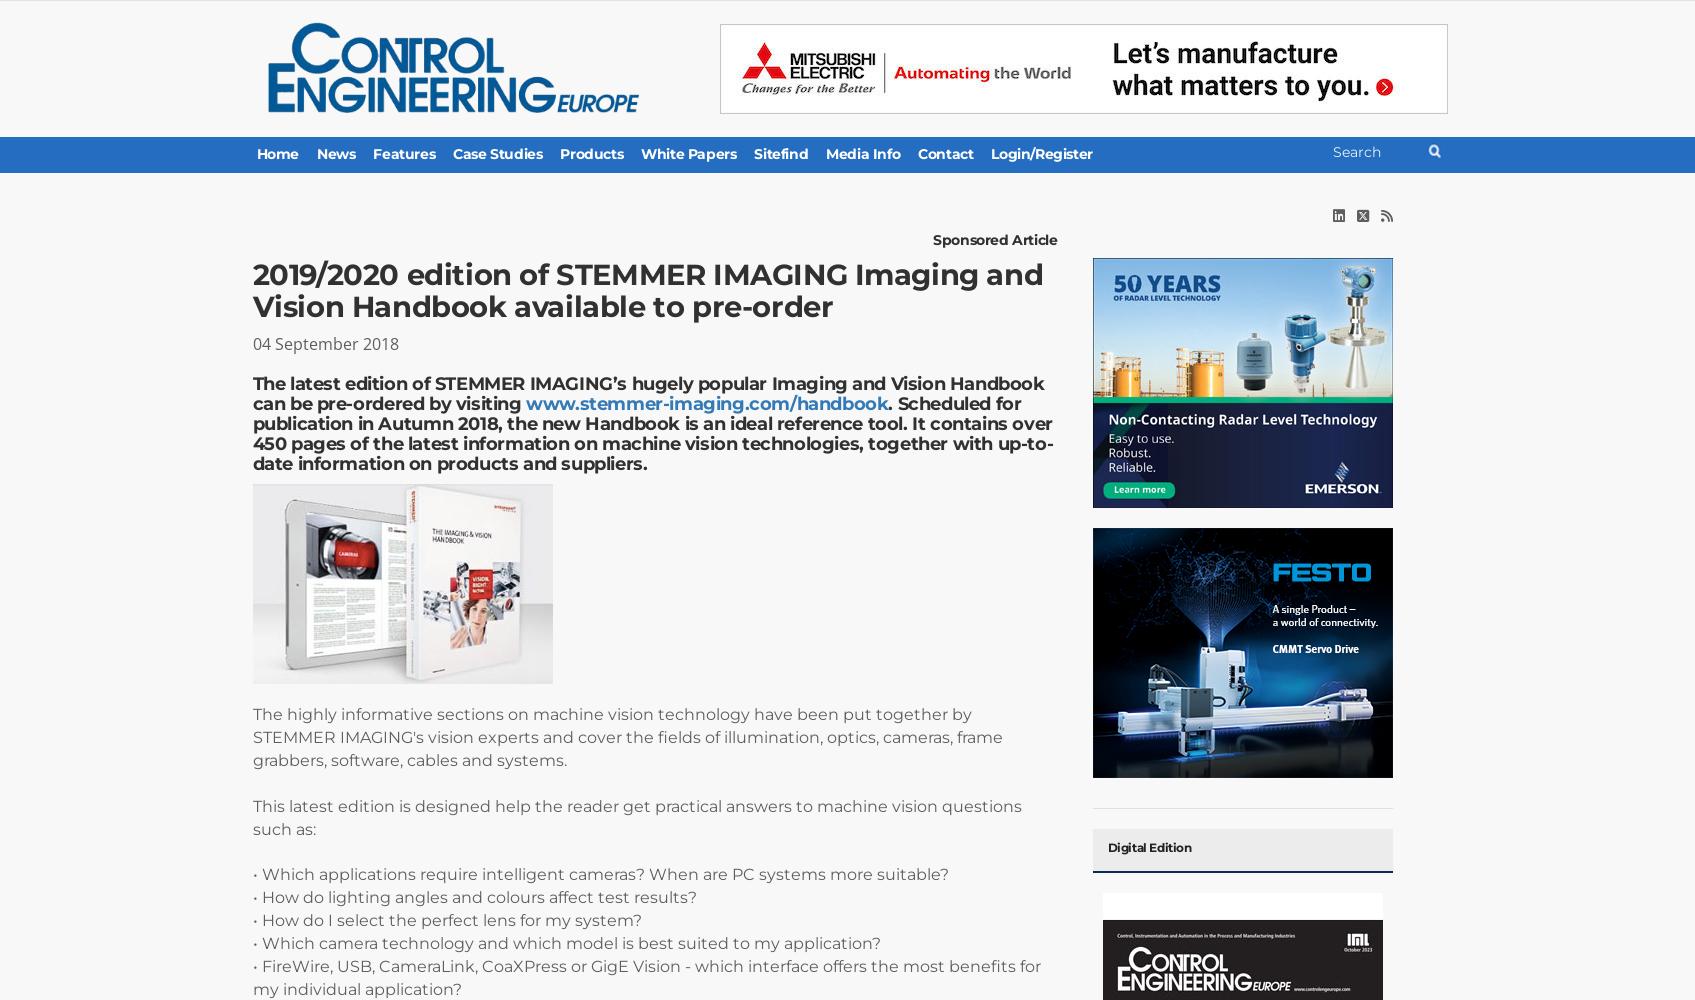 The height and width of the screenshot is (1000, 1695). What do you see at coordinates (825, 154) in the screenshot?
I see `'Media Info'` at bounding box center [825, 154].